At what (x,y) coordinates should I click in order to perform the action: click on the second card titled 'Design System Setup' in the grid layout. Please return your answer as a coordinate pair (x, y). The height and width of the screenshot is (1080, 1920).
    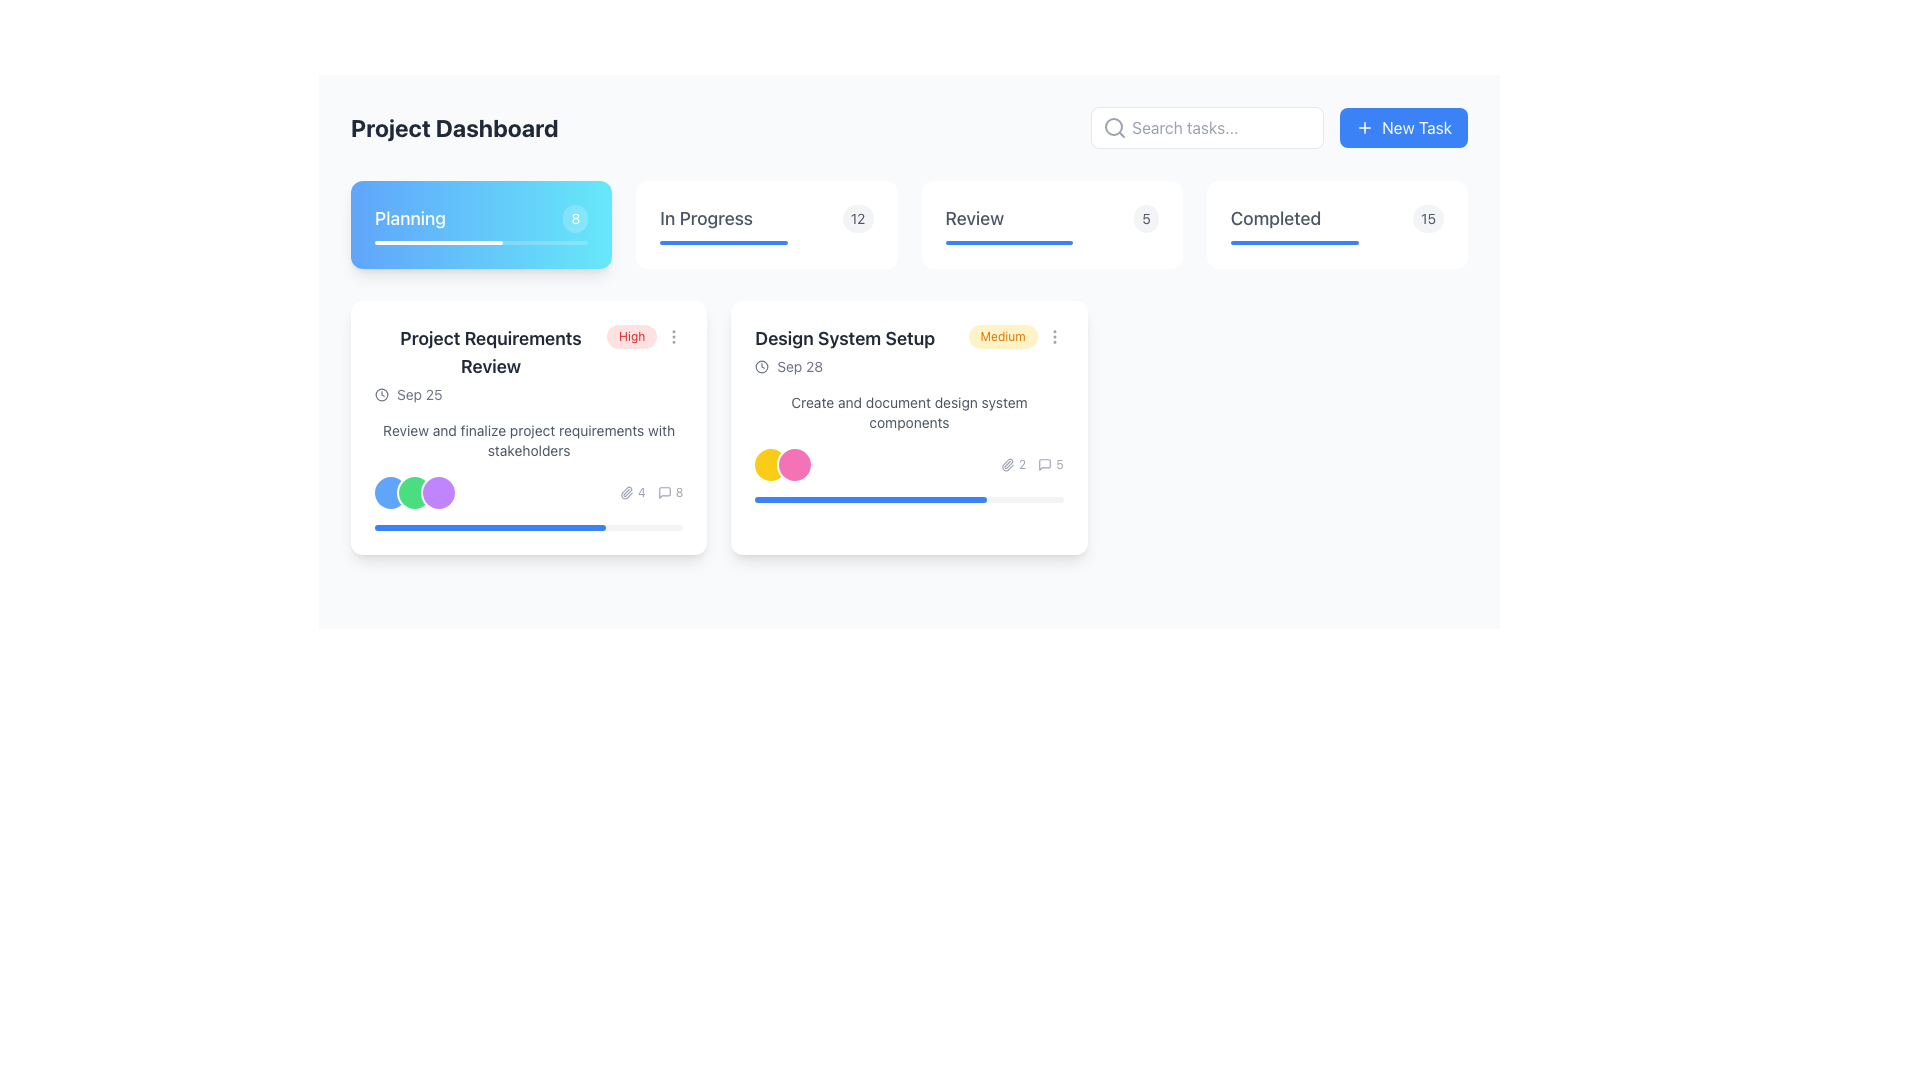
    Looking at the image, I should click on (908, 427).